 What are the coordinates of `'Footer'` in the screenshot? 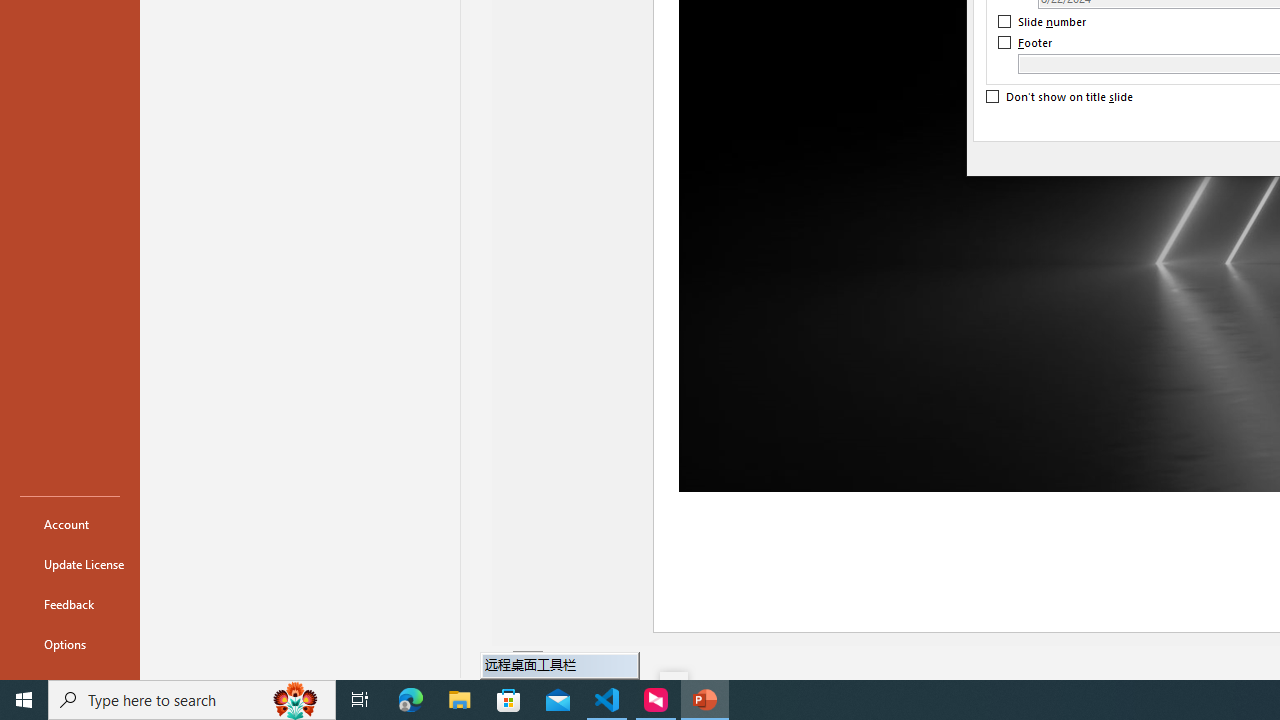 It's located at (1025, 43).